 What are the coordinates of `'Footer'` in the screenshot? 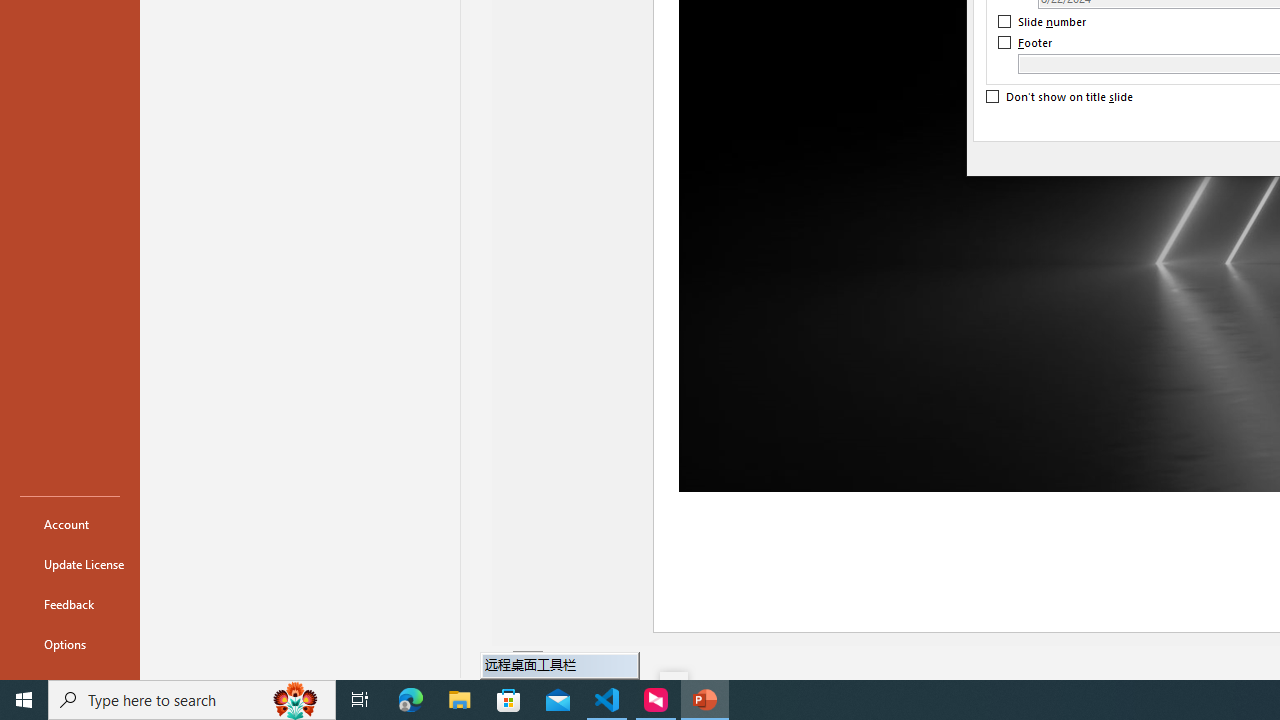 It's located at (1025, 43).